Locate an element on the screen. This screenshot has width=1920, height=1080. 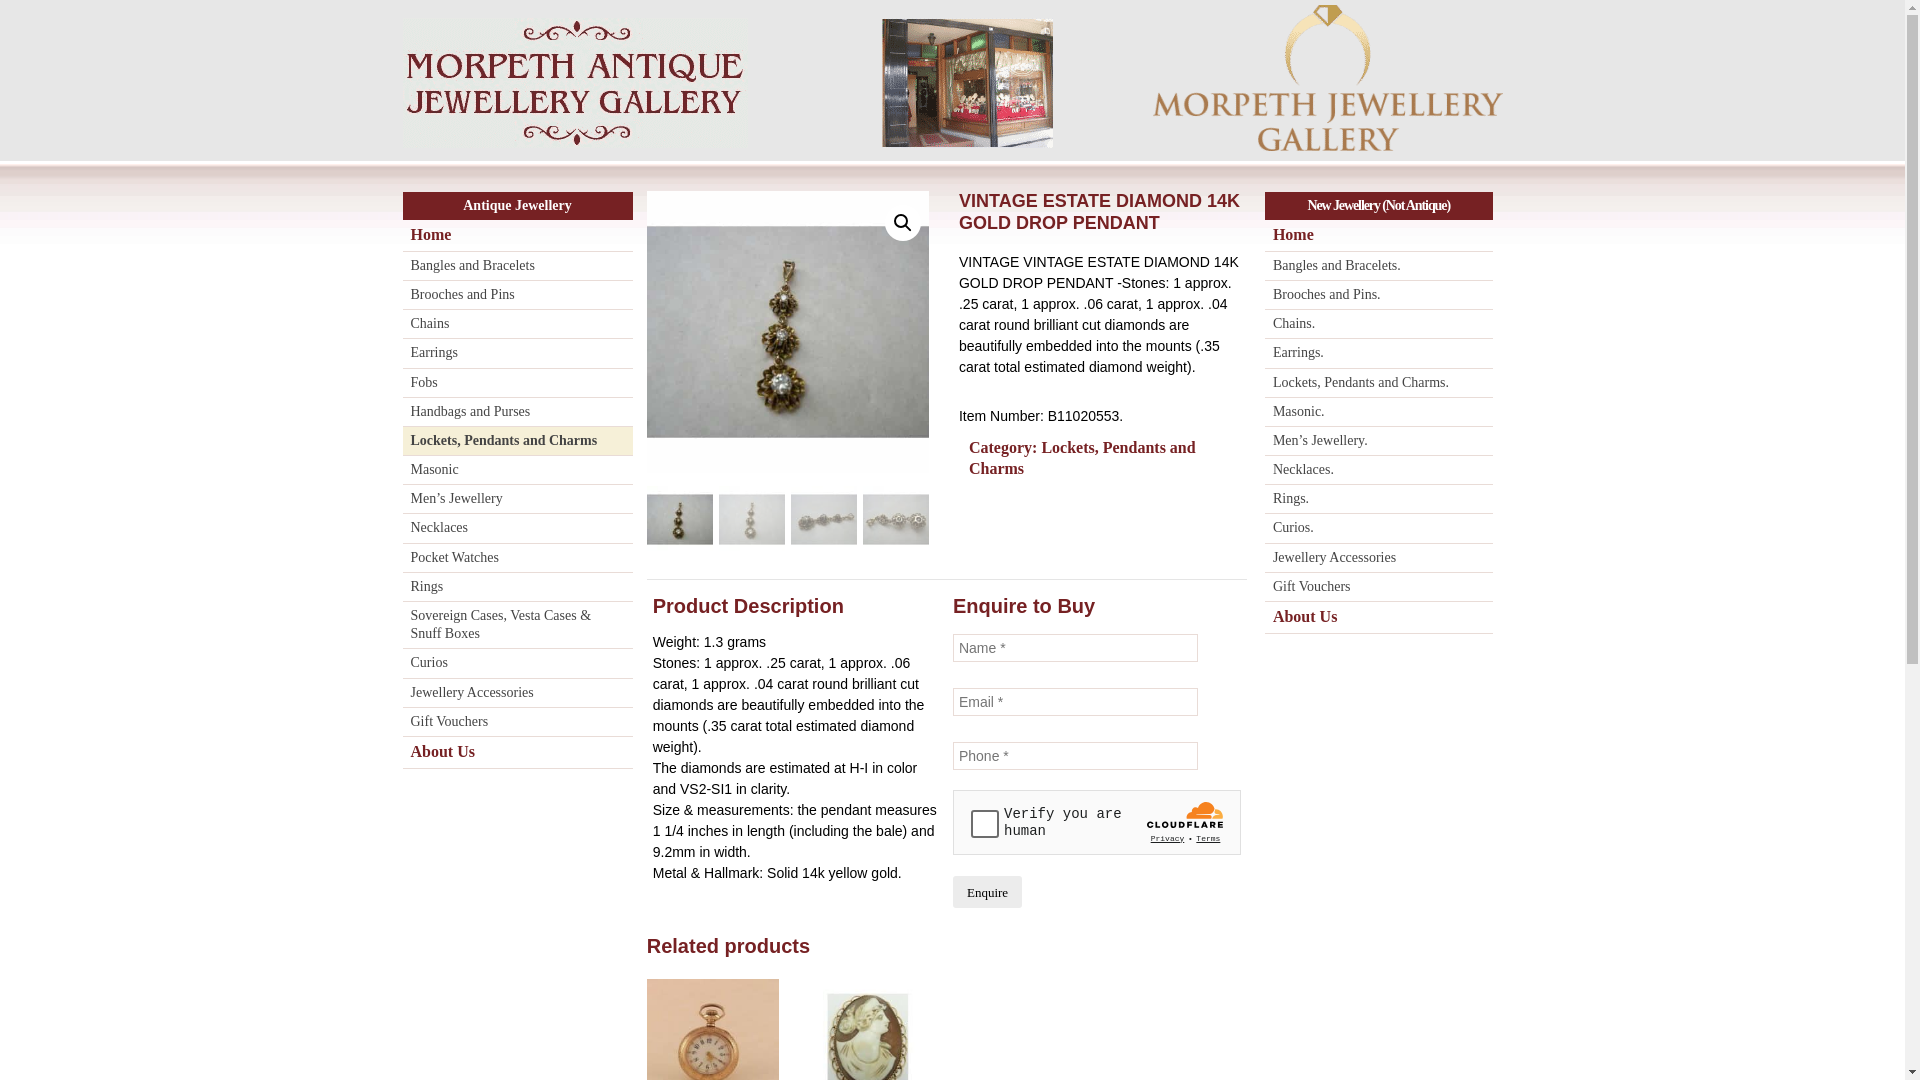
'Fobs' is located at coordinates (517, 383).